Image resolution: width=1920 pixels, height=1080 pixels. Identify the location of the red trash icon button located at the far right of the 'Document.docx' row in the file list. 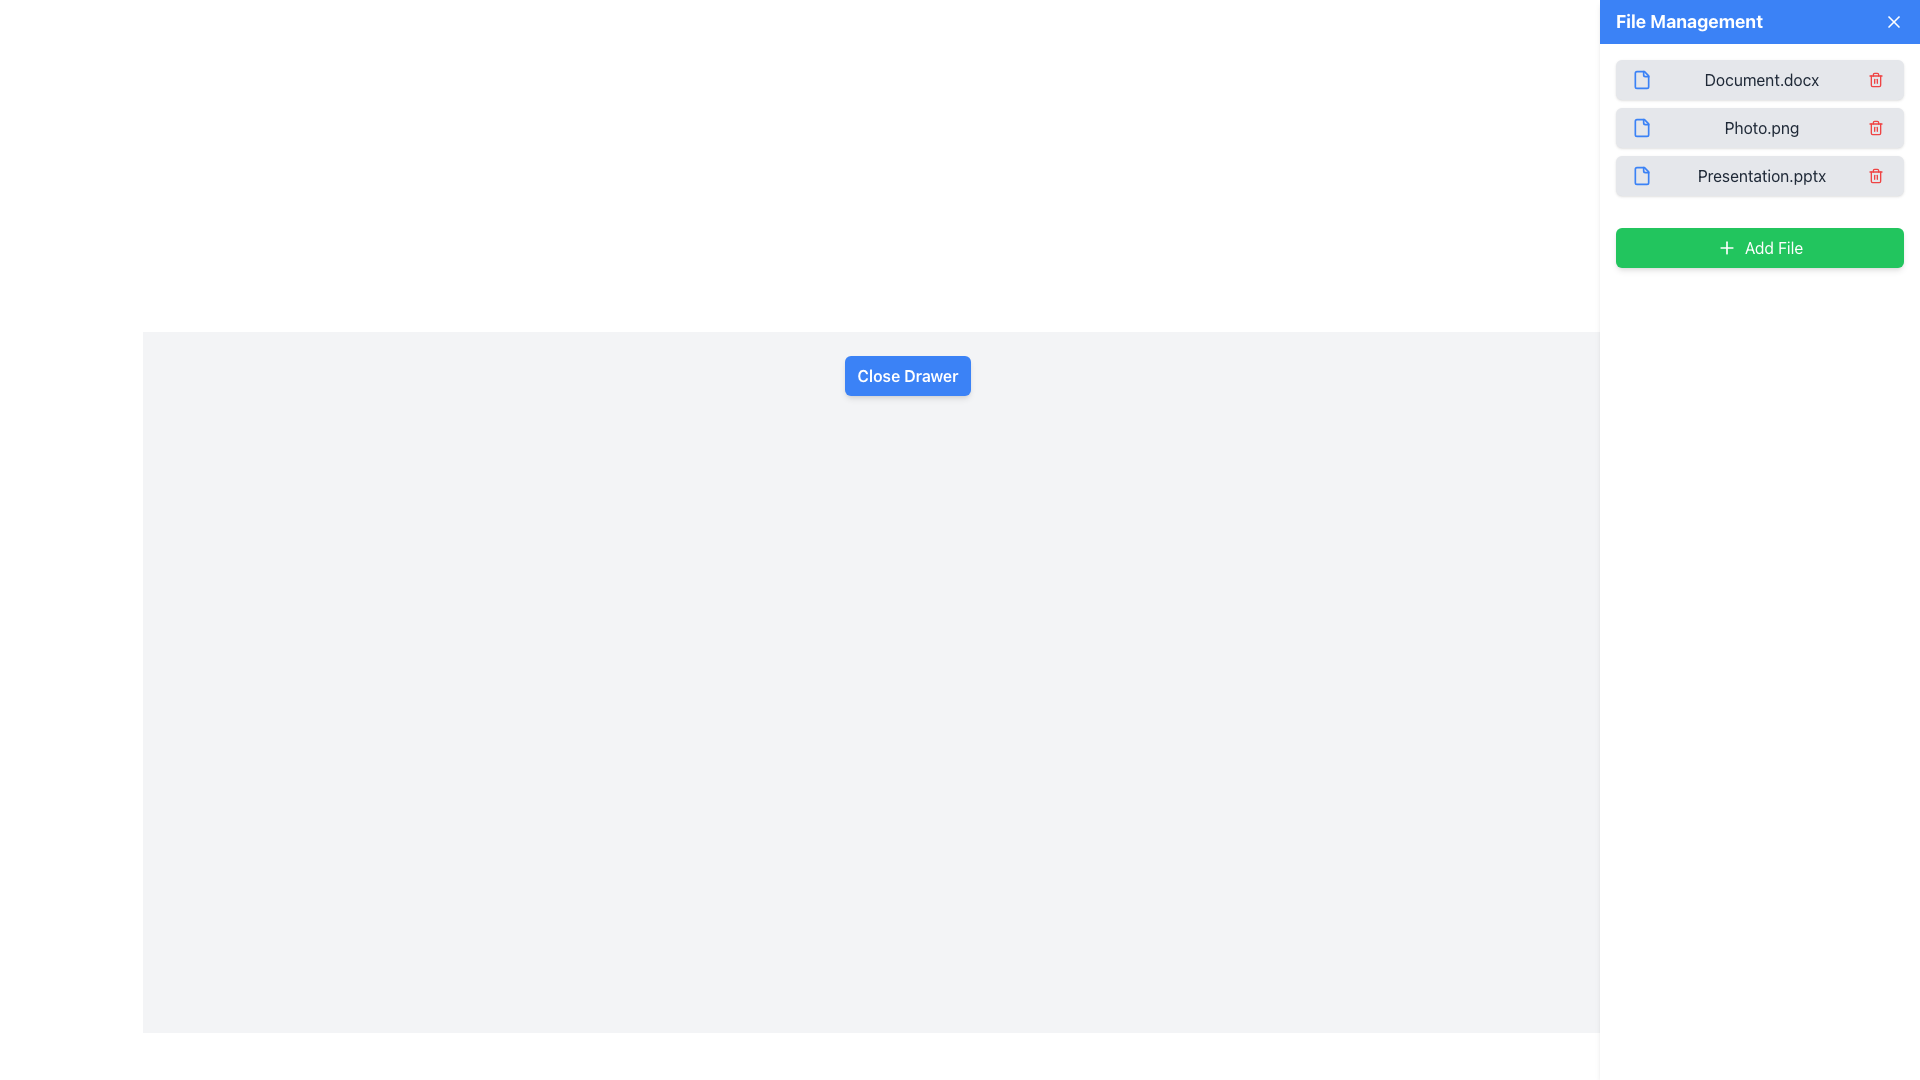
(1875, 79).